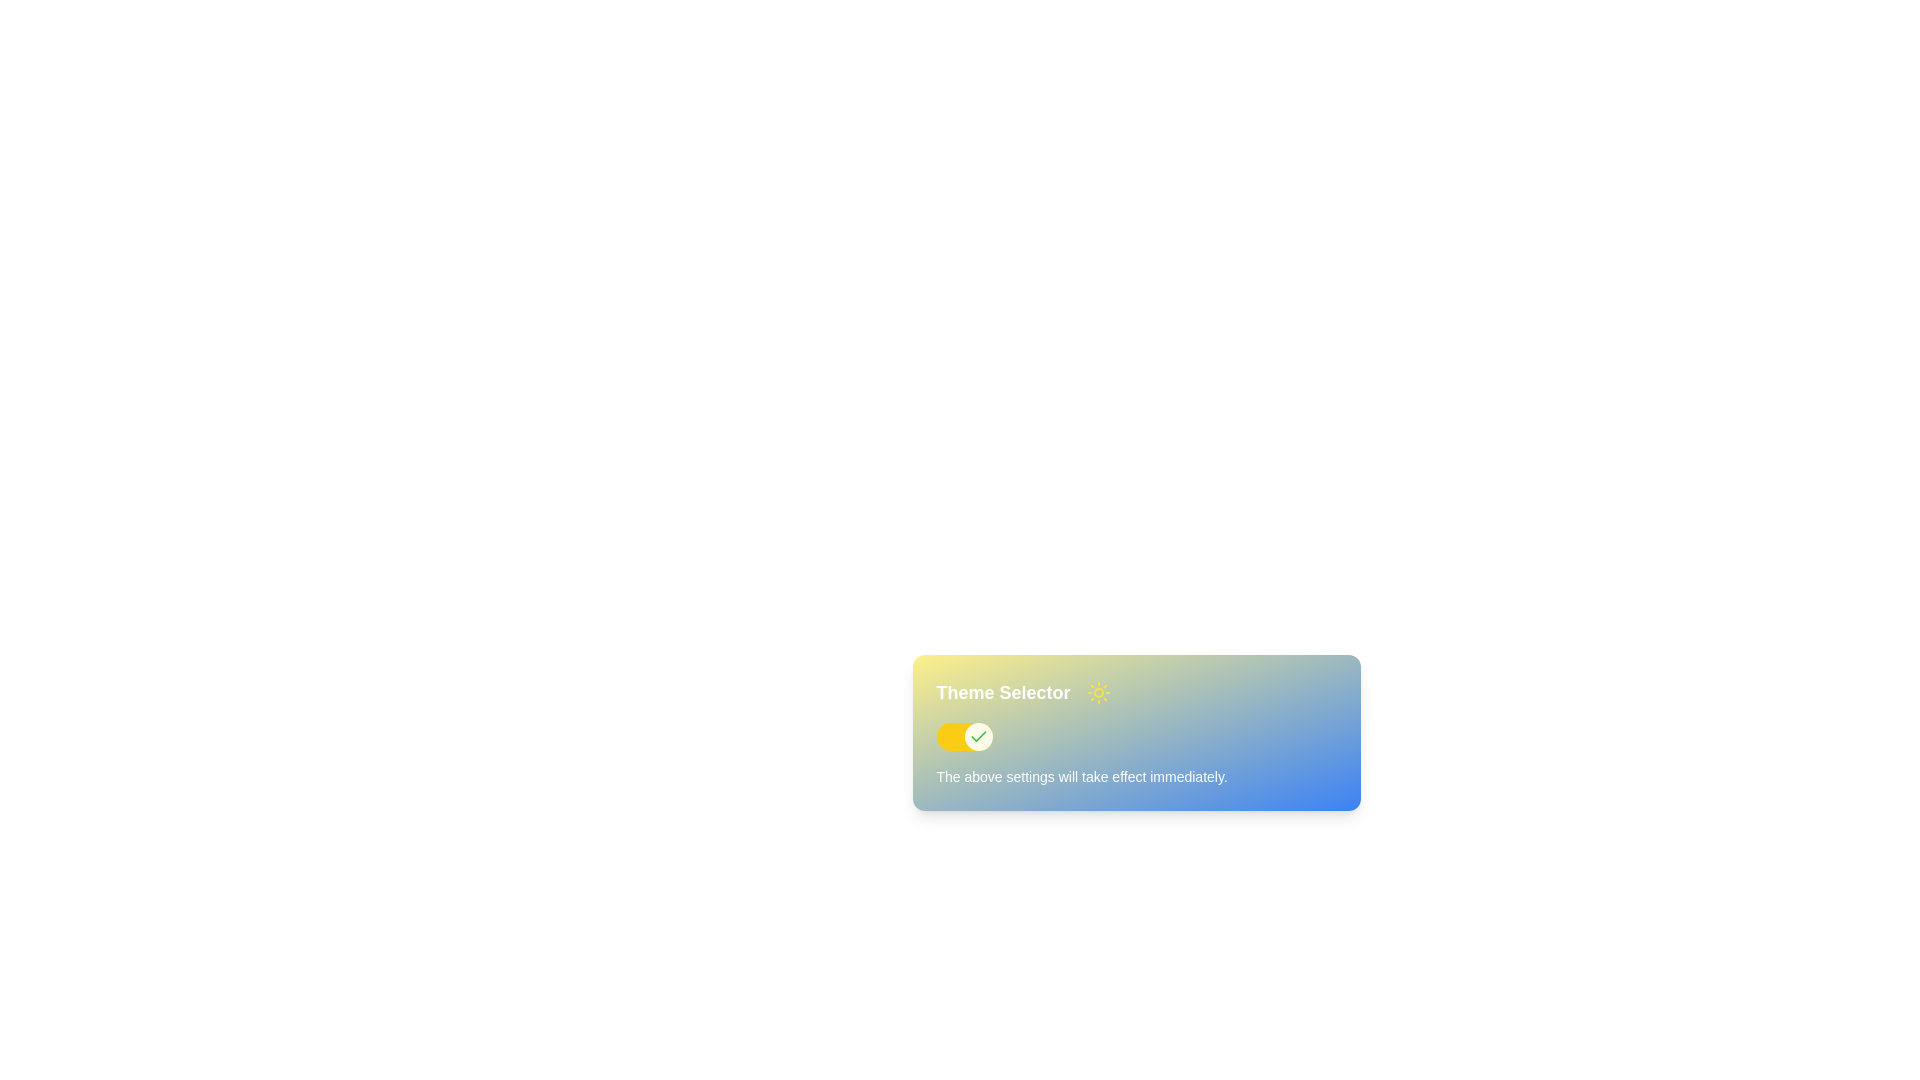 The image size is (1920, 1080). What do you see at coordinates (1097, 692) in the screenshot?
I see `the small, circular yellow sun icon with a sunburst design located to the right of the 'Theme Selector' text` at bounding box center [1097, 692].